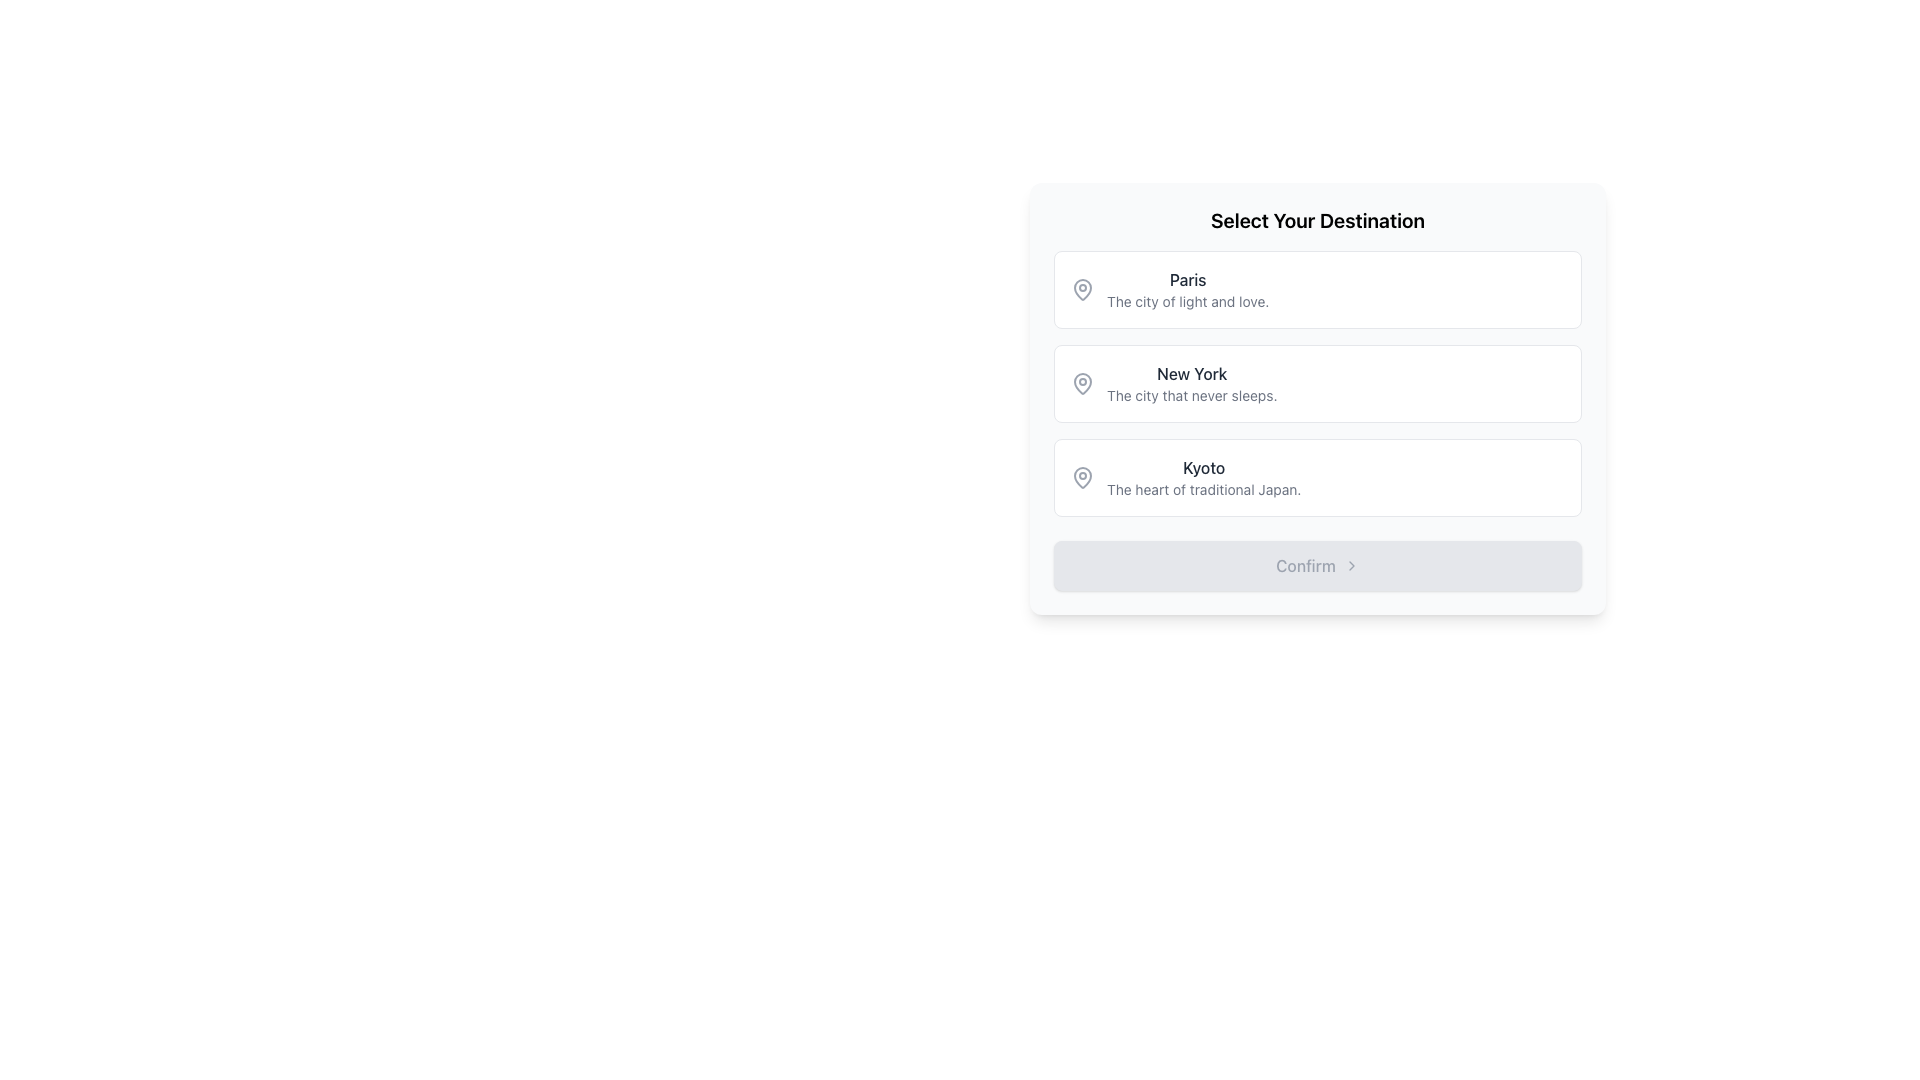 The image size is (1920, 1080). I want to click on the middle card in the vertical stack of selectable cards representing destinations, which includes 'Paris', 'New York', and 'Kyoto', so click(1318, 384).